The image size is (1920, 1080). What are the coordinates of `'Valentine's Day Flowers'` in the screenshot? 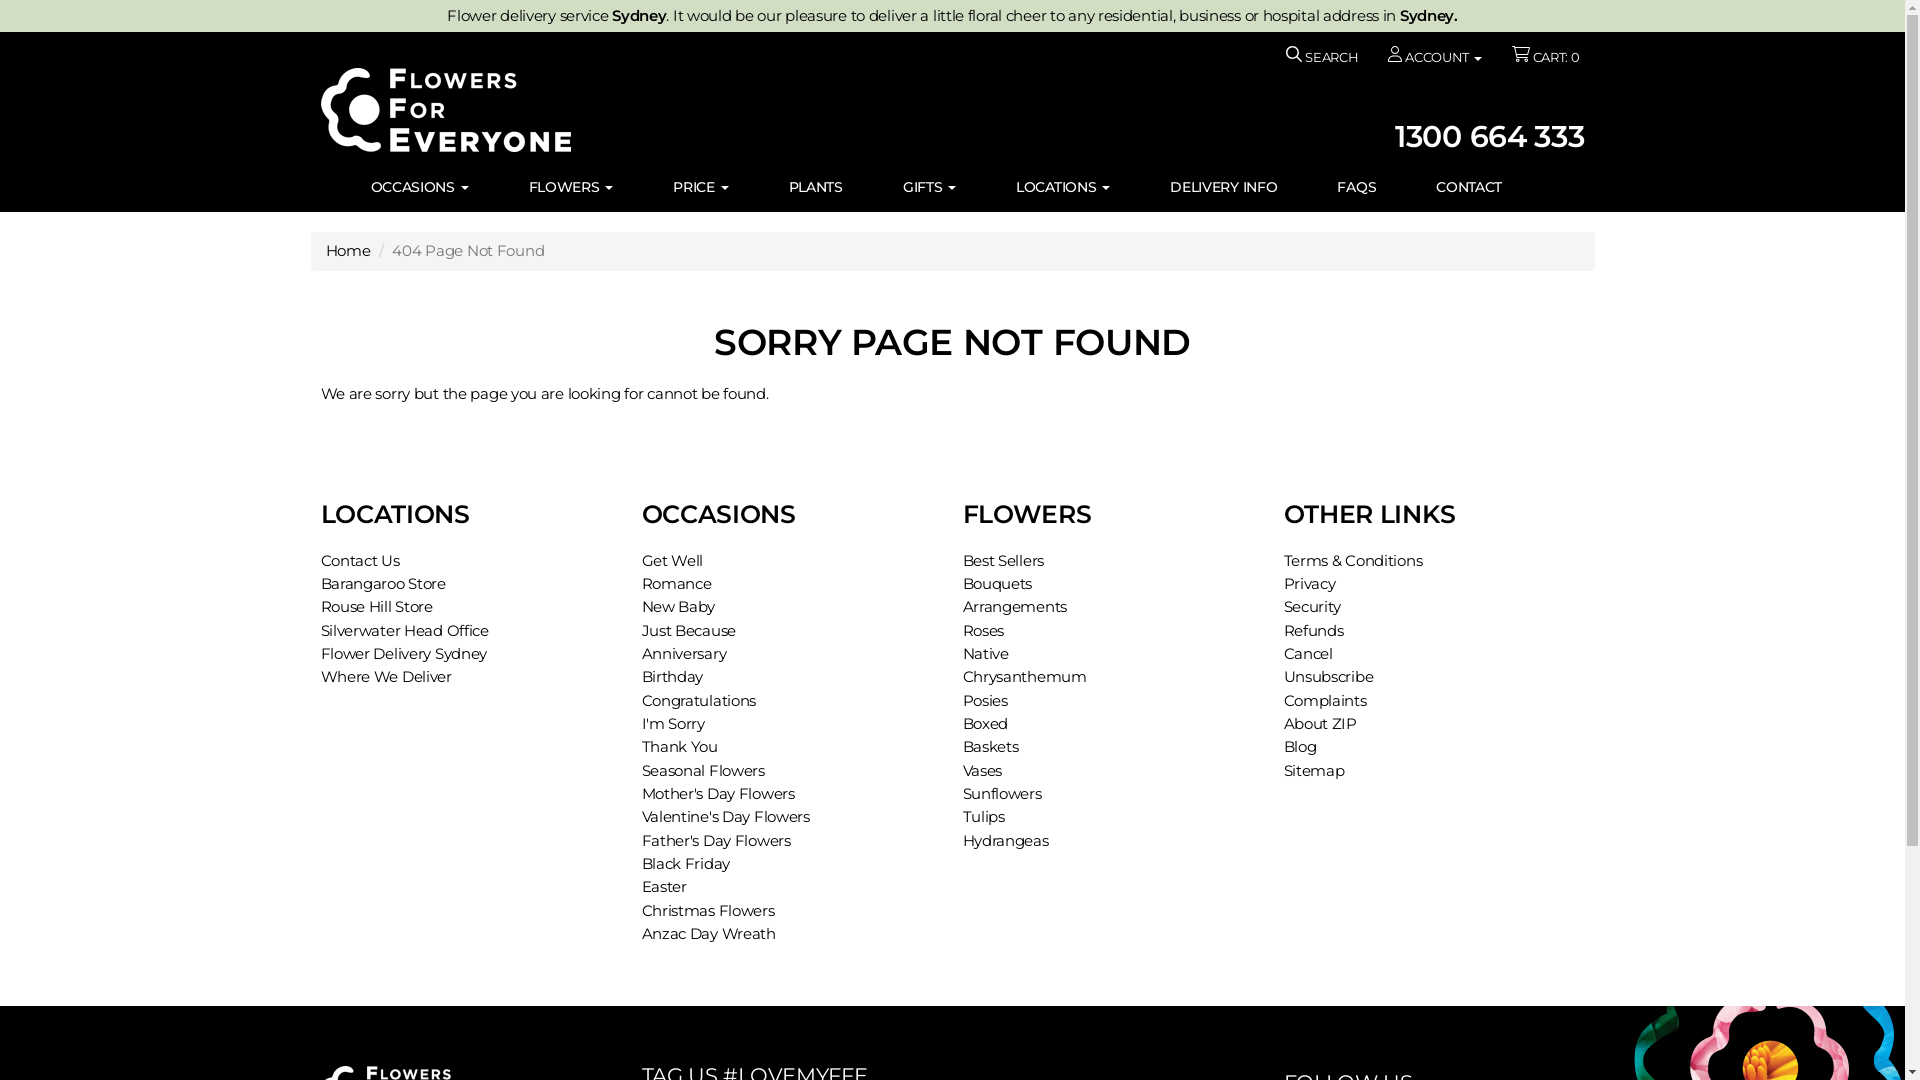 It's located at (724, 817).